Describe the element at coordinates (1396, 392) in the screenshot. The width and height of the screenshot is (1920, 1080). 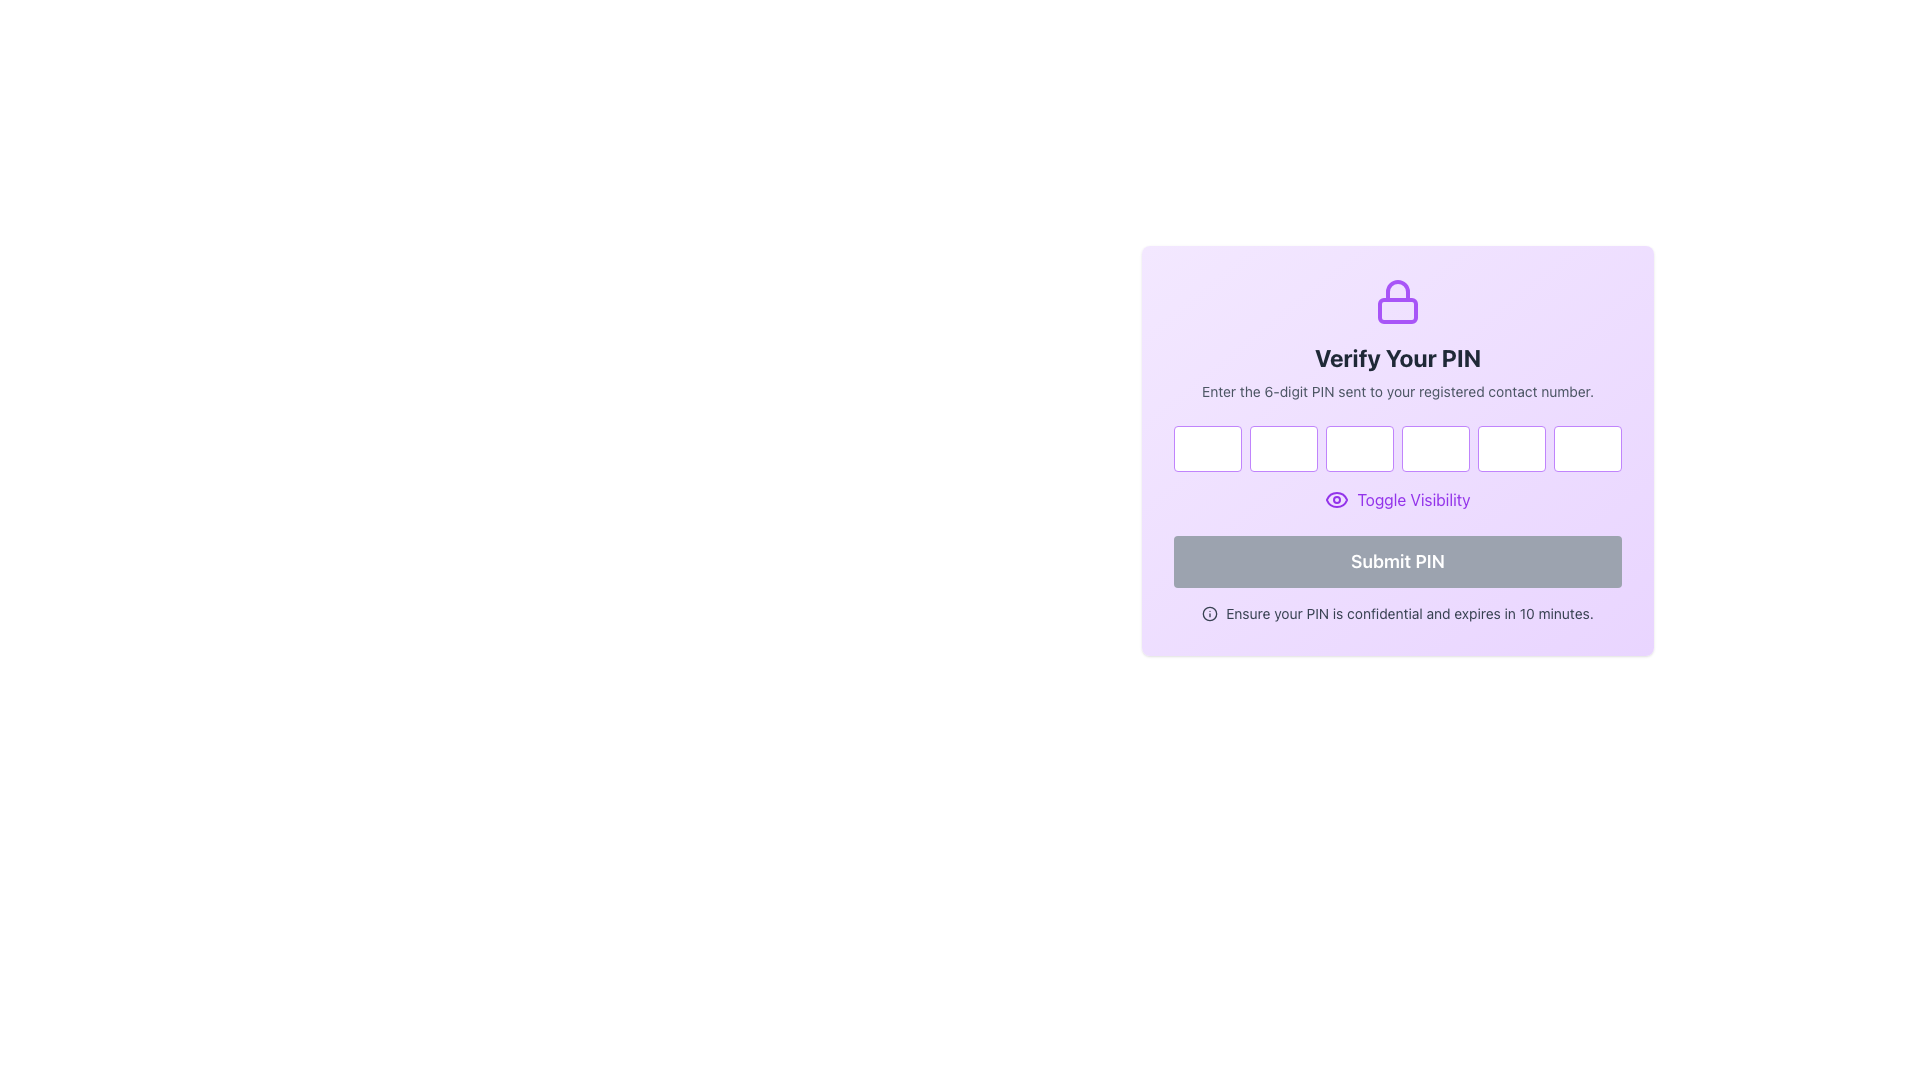
I see `the static text block that instructs 'Enter the 6-digit PIN sent to your registered contact number.' which is positioned below the header 'Verify Your PIN' and above the PIN input fields` at that location.